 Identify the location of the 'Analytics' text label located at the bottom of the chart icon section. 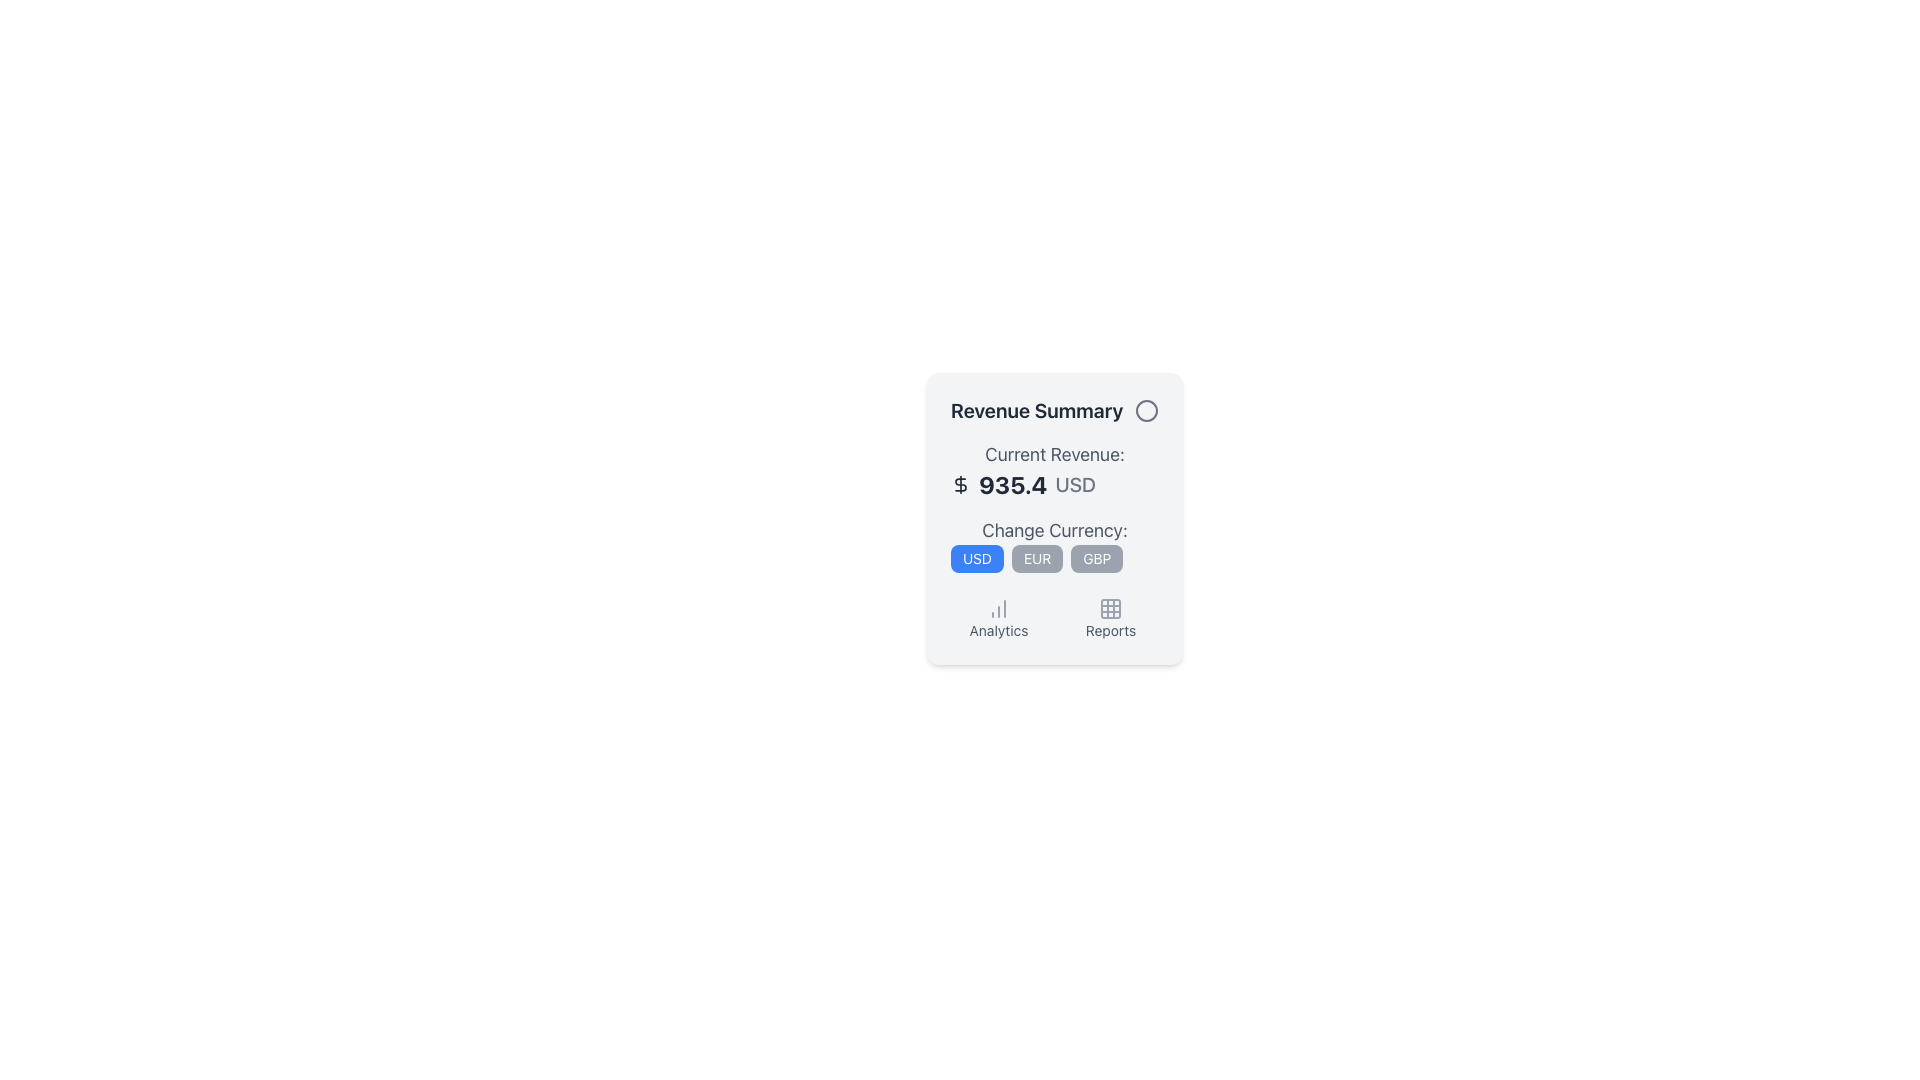
(998, 631).